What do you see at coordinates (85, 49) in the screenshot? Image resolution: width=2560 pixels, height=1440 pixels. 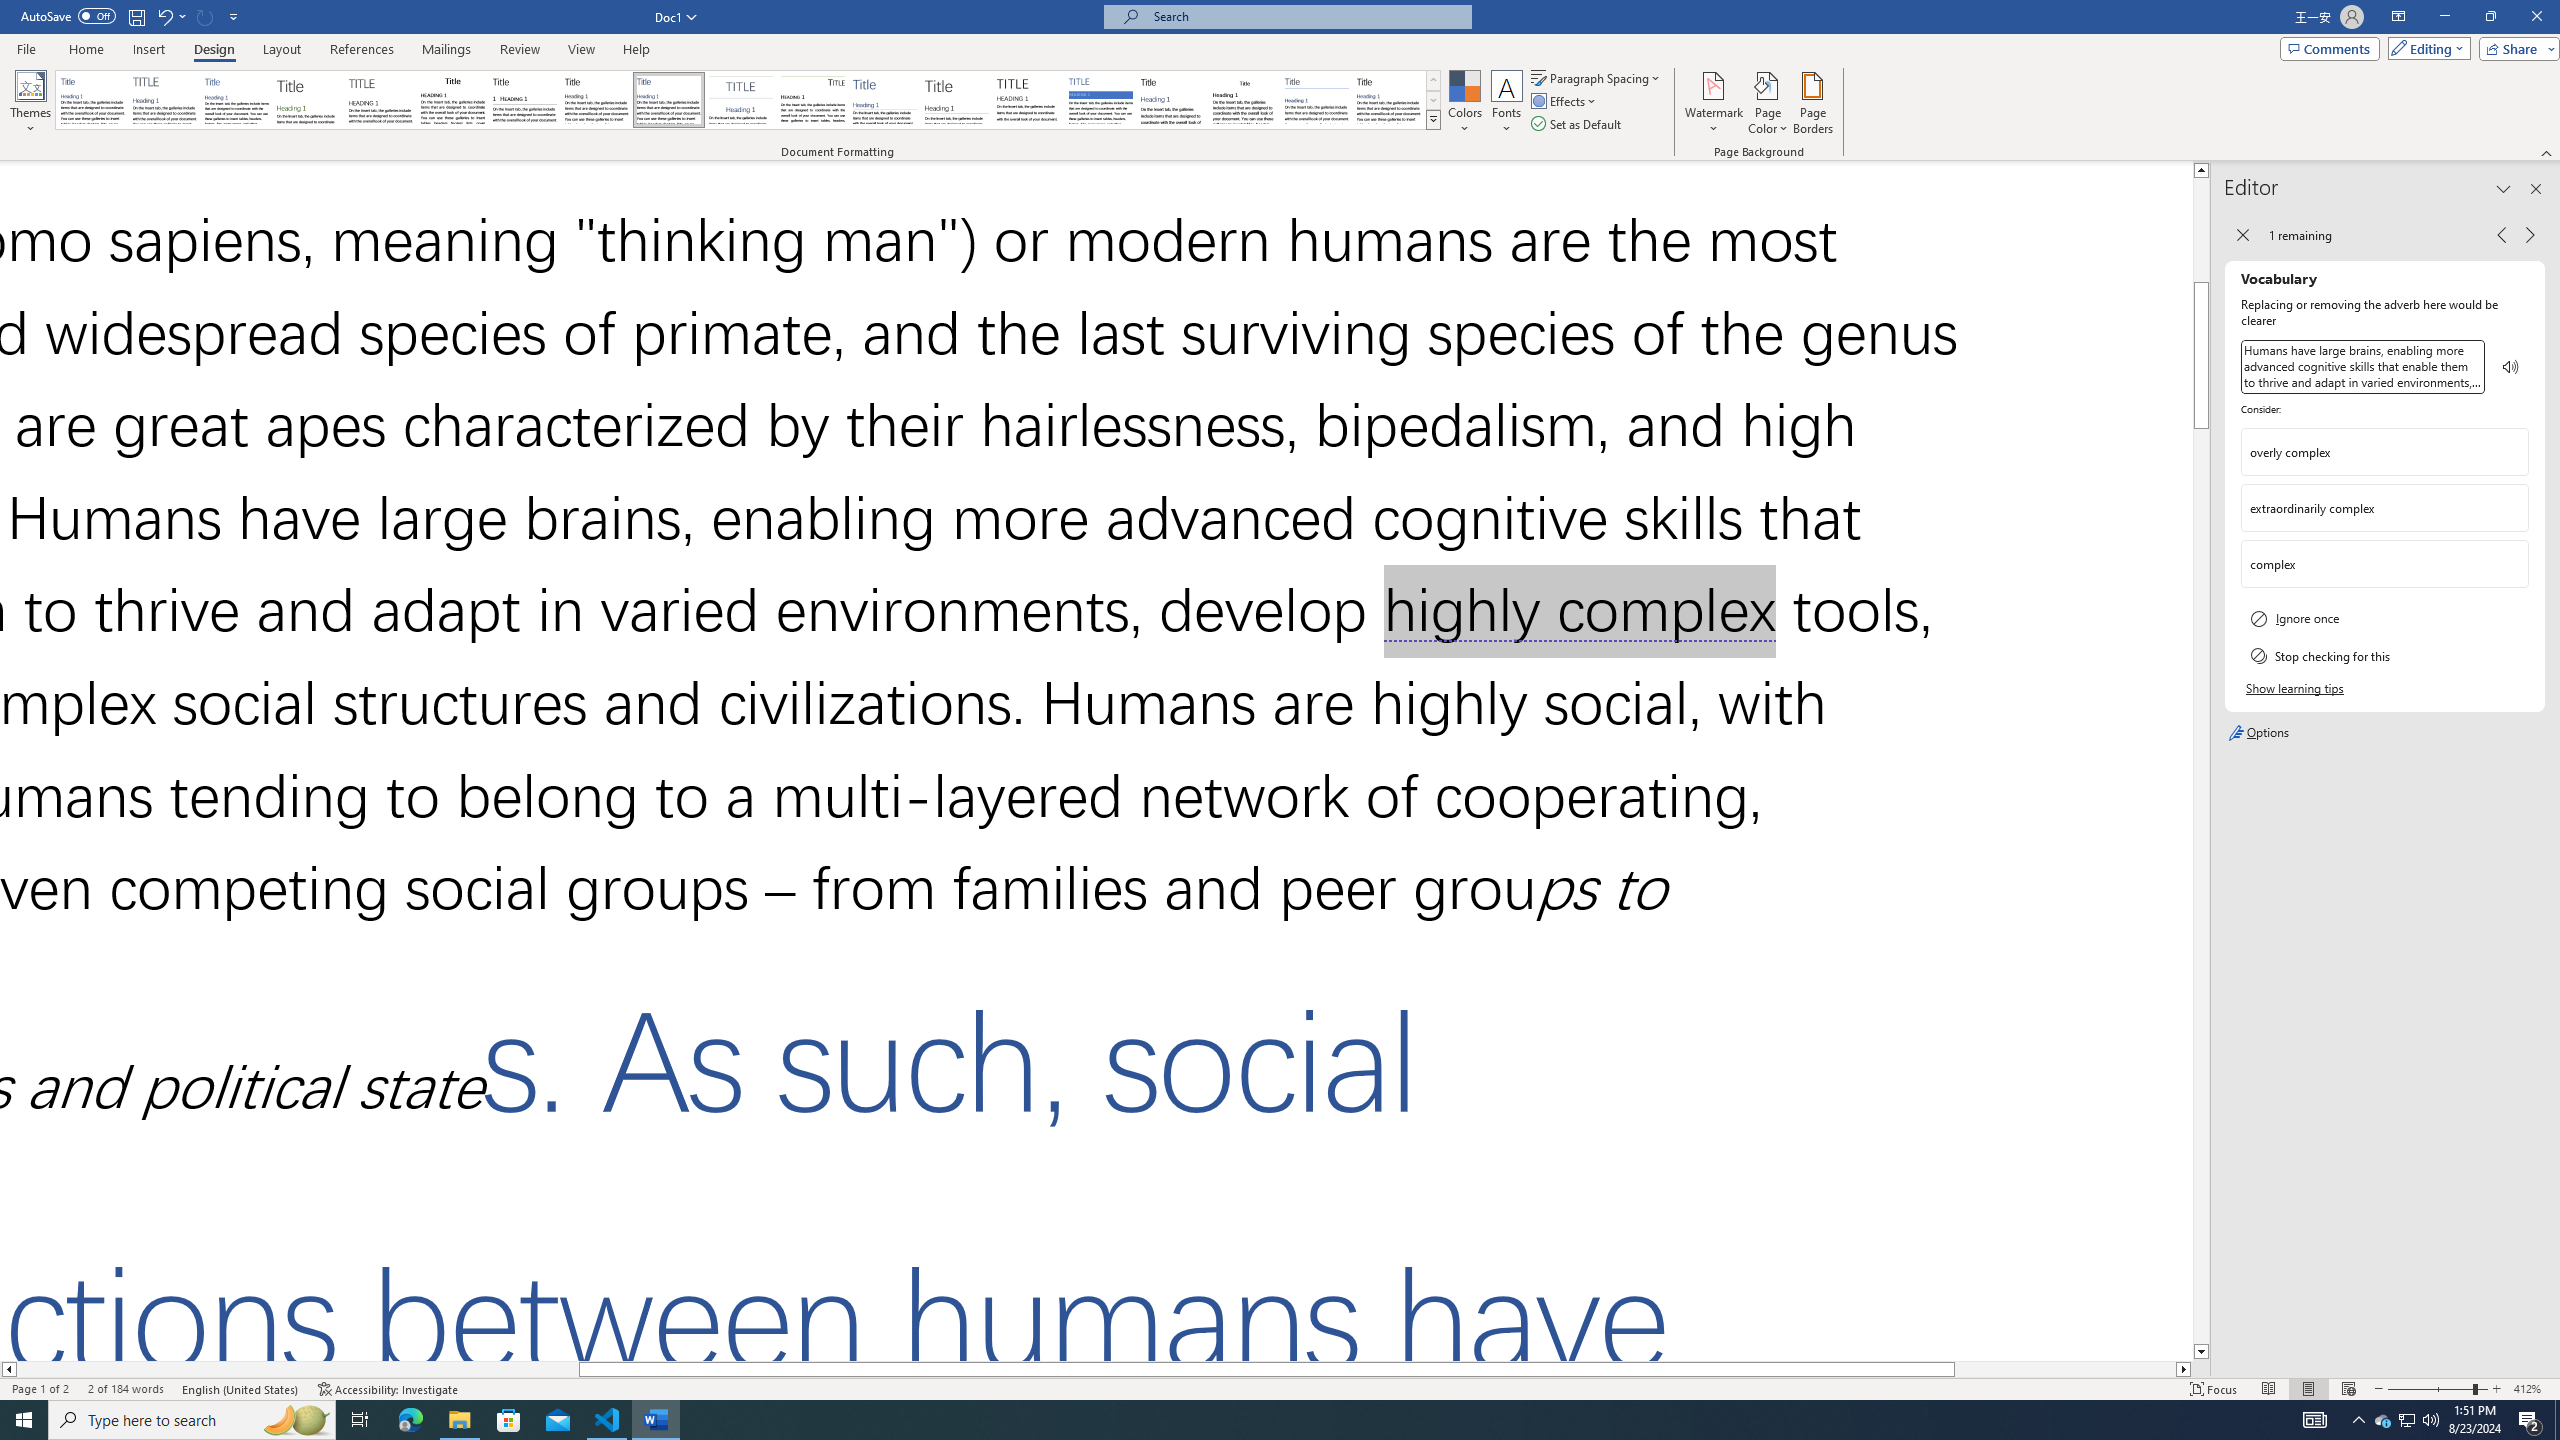 I see `'Home'` at bounding box center [85, 49].